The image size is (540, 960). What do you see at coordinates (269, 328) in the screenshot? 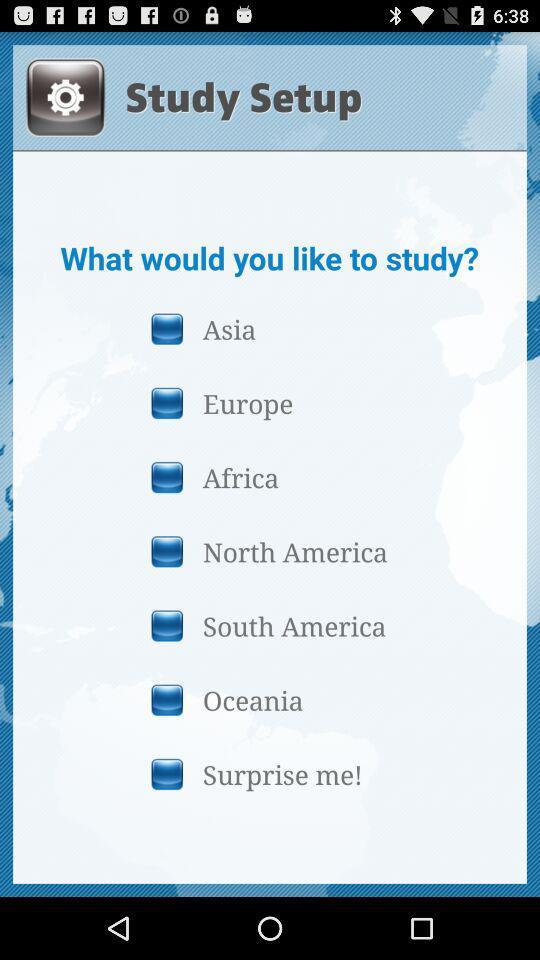
I see `item below the what would you app` at bounding box center [269, 328].